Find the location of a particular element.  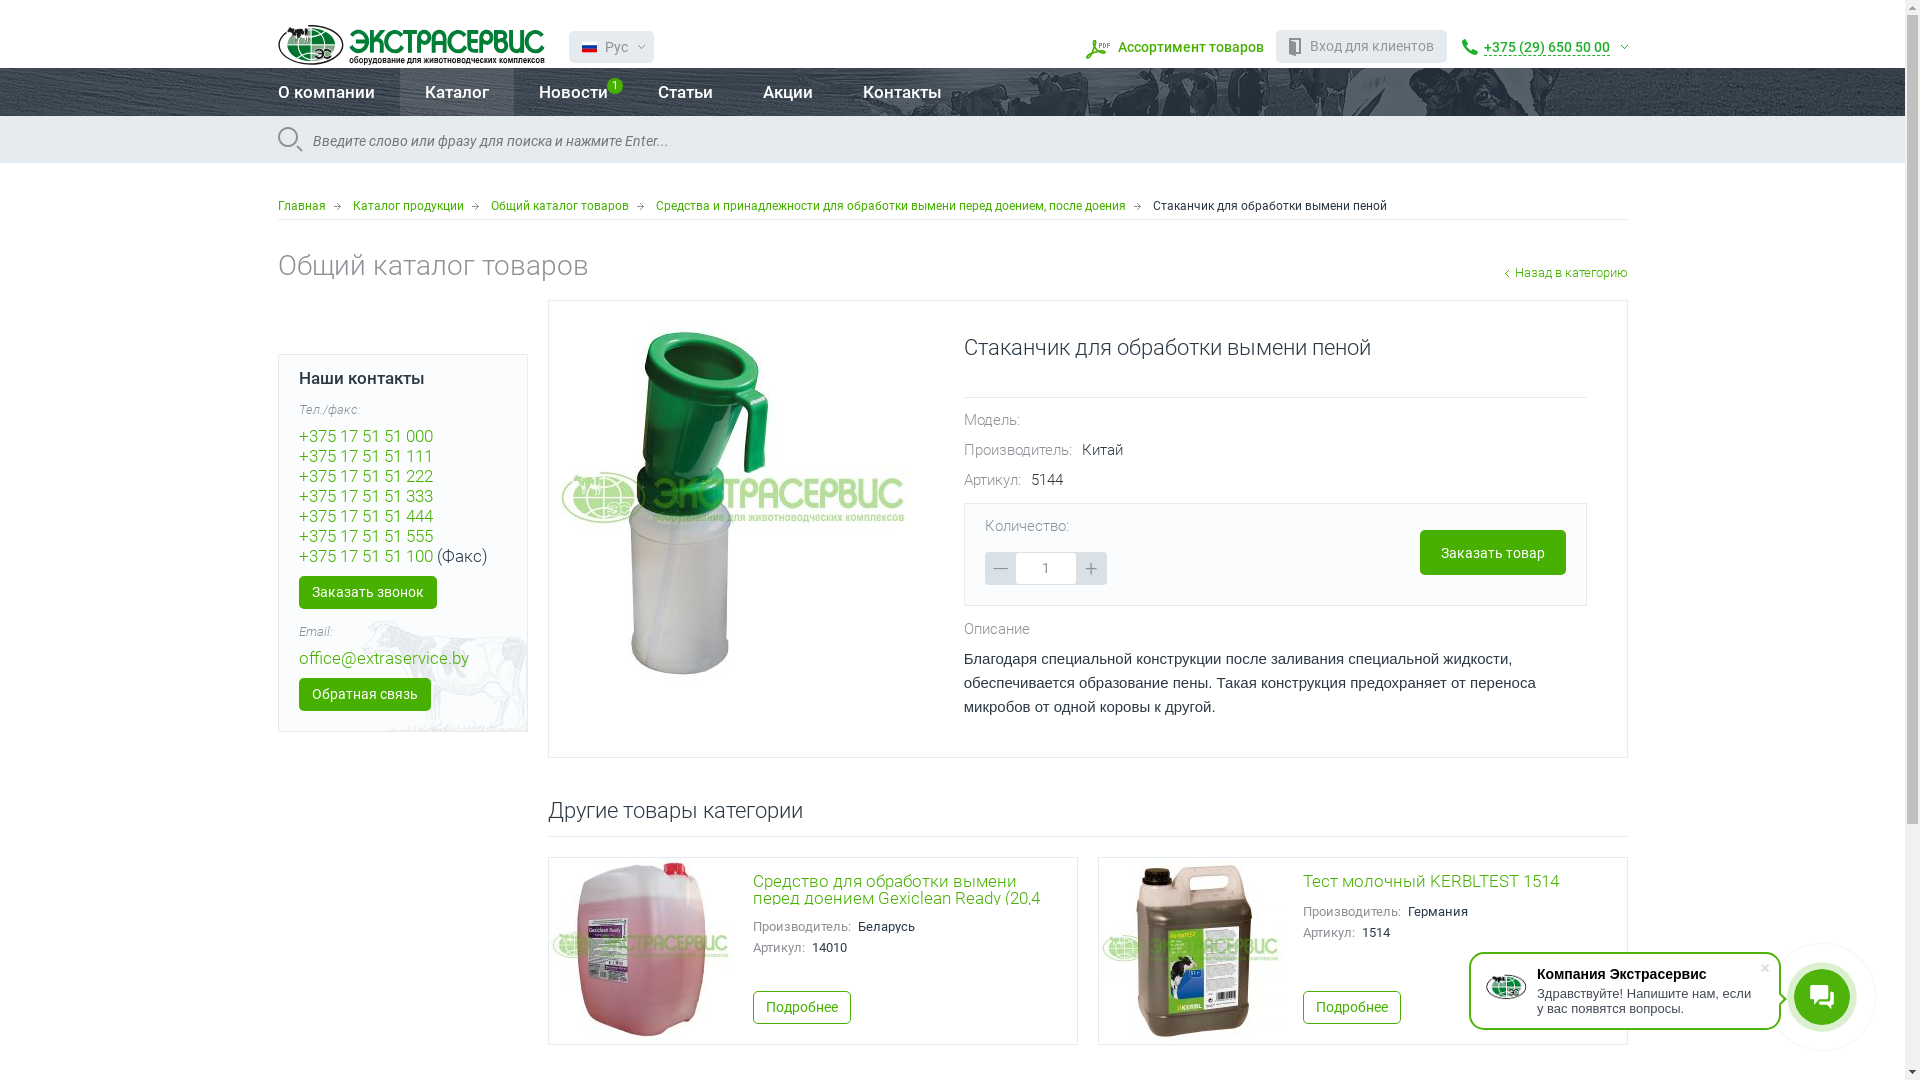

'+375 17 51 51 111' is located at coordinates (364, 455).